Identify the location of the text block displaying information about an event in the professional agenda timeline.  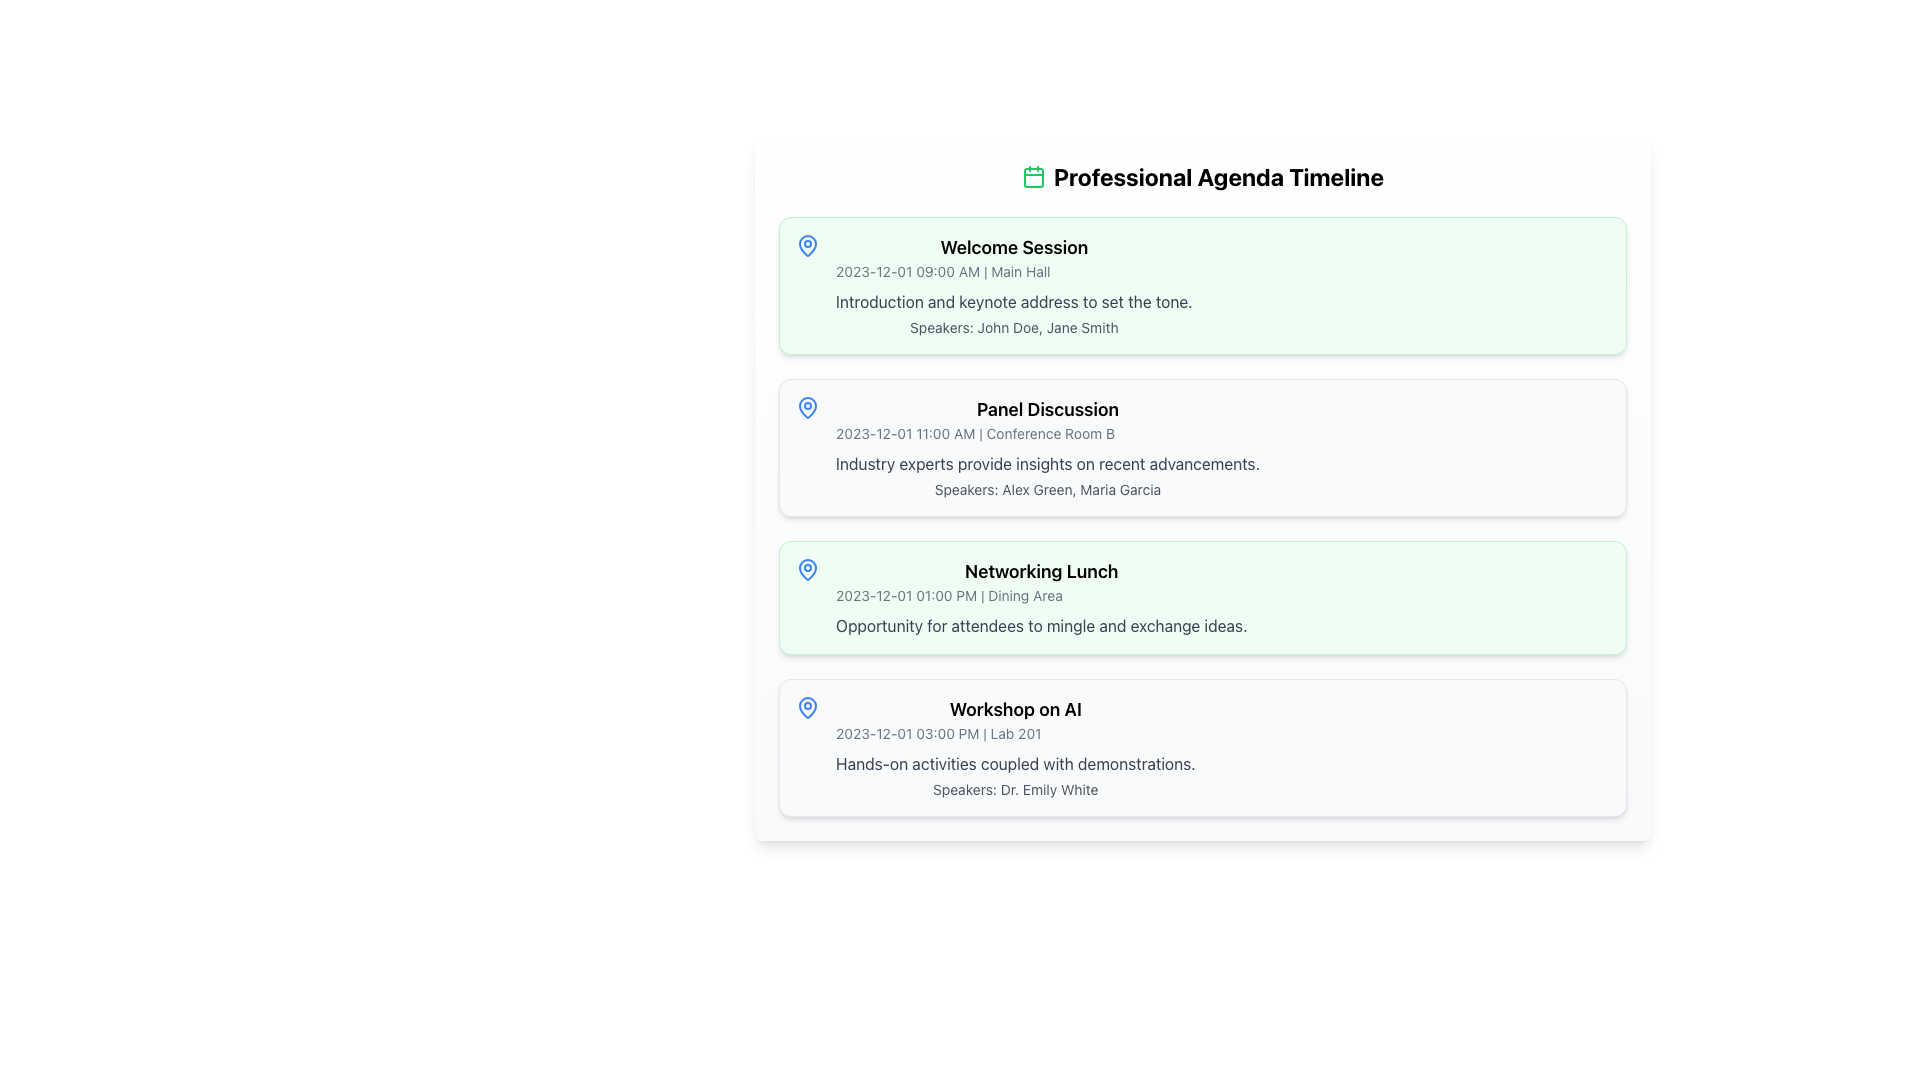
(1015, 748).